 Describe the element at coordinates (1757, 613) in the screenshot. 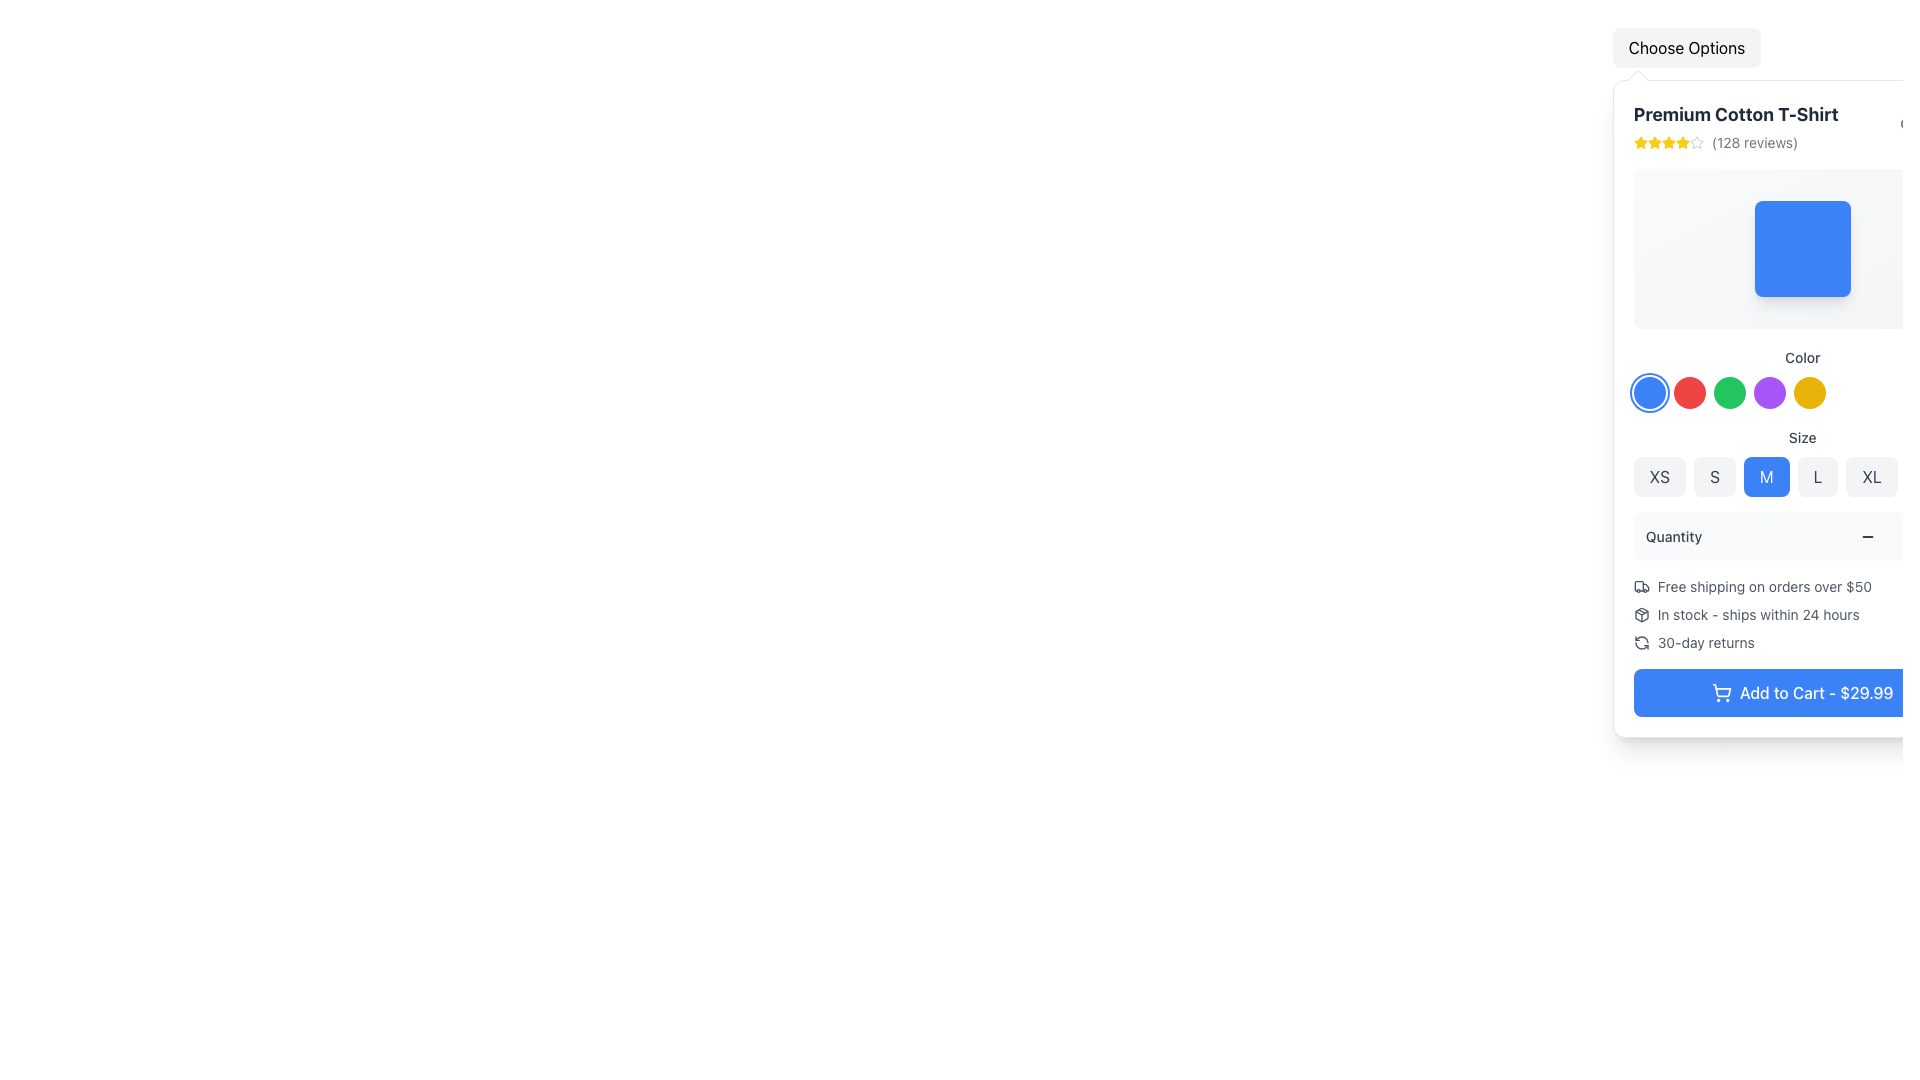

I see `the text label displaying 'In stock - ships within 24 hours', which is located below the bullet point labeled 'Free shipping on orders over $50'` at that location.